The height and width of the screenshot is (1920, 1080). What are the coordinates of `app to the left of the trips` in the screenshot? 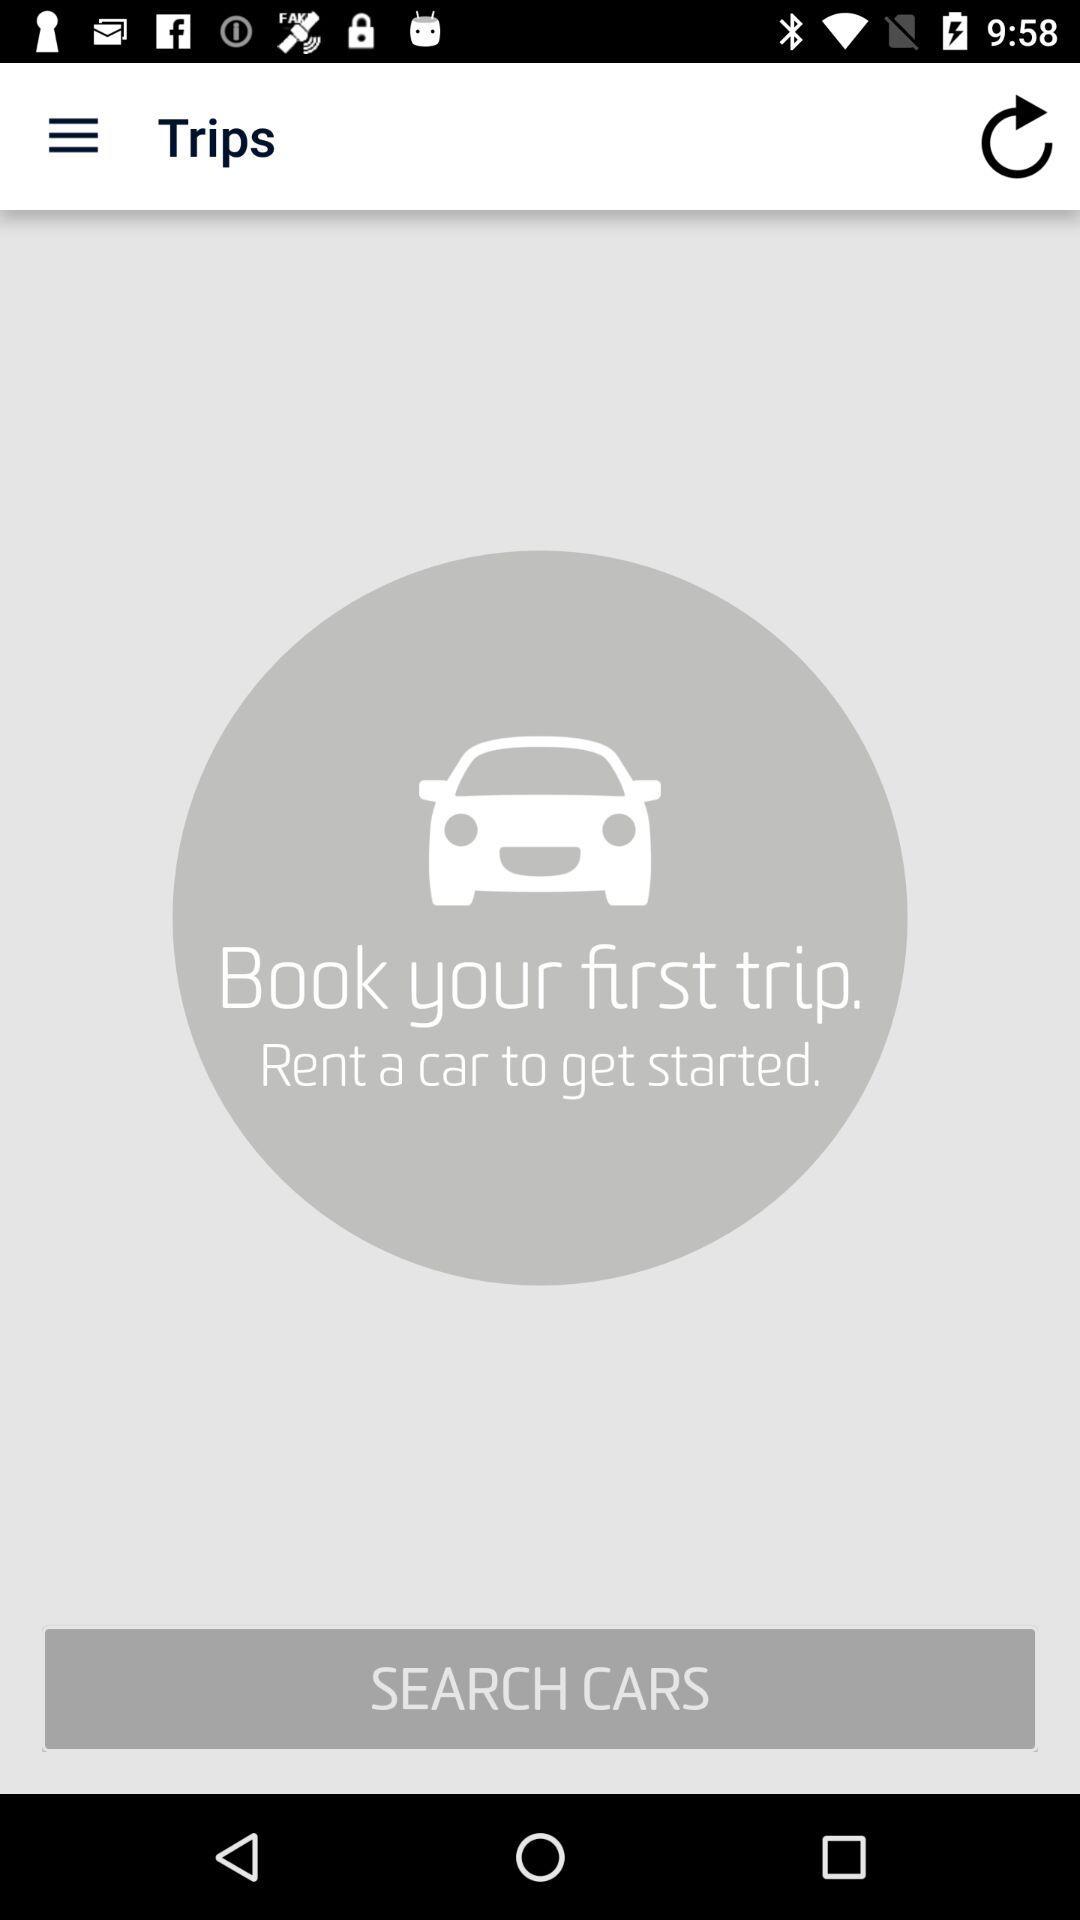 It's located at (72, 135).